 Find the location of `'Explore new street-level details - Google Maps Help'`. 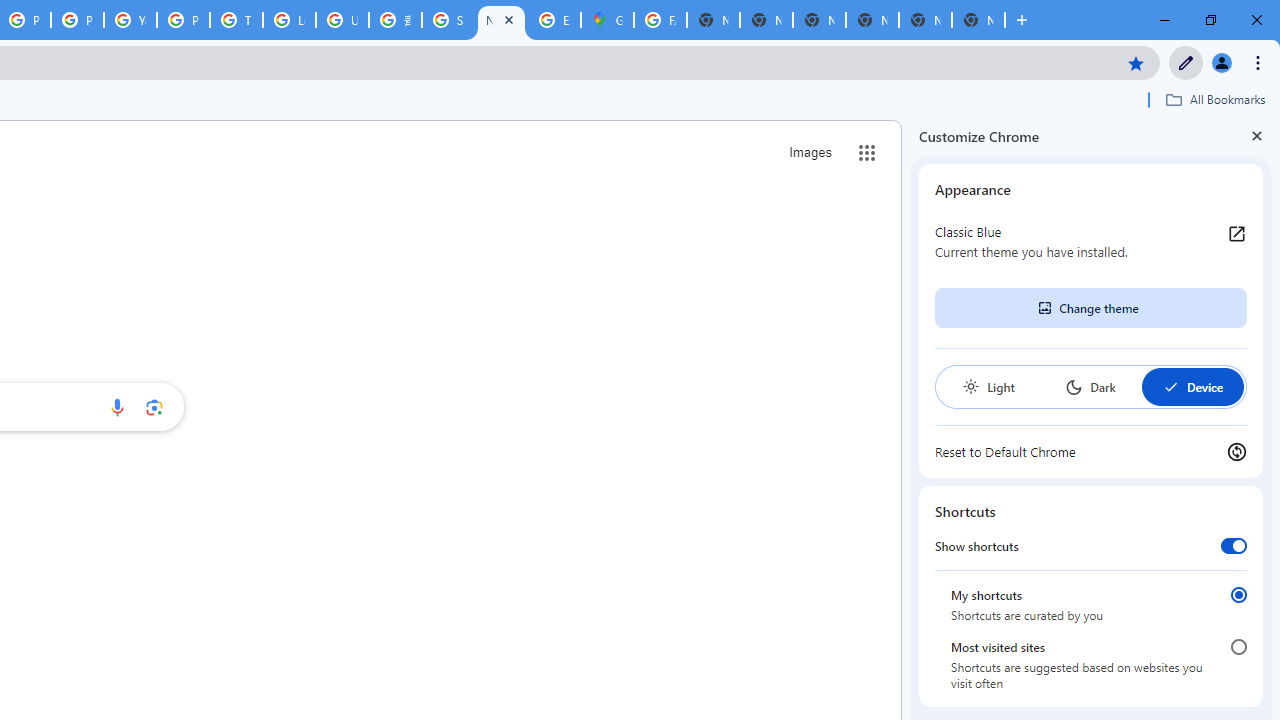

'Explore new street-level details - Google Maps Help' is located at coordinates (554, 20).